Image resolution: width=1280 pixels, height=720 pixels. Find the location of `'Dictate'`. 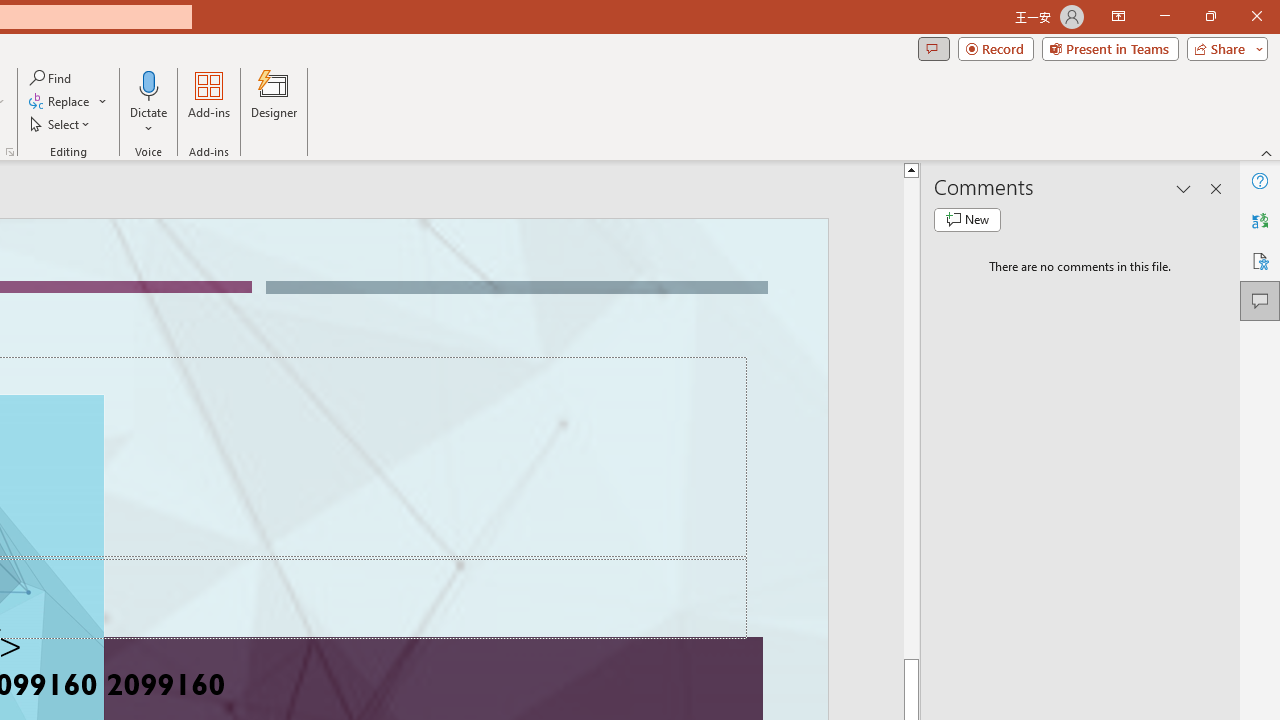

'Dictate' is located at coordinates (148, 103).